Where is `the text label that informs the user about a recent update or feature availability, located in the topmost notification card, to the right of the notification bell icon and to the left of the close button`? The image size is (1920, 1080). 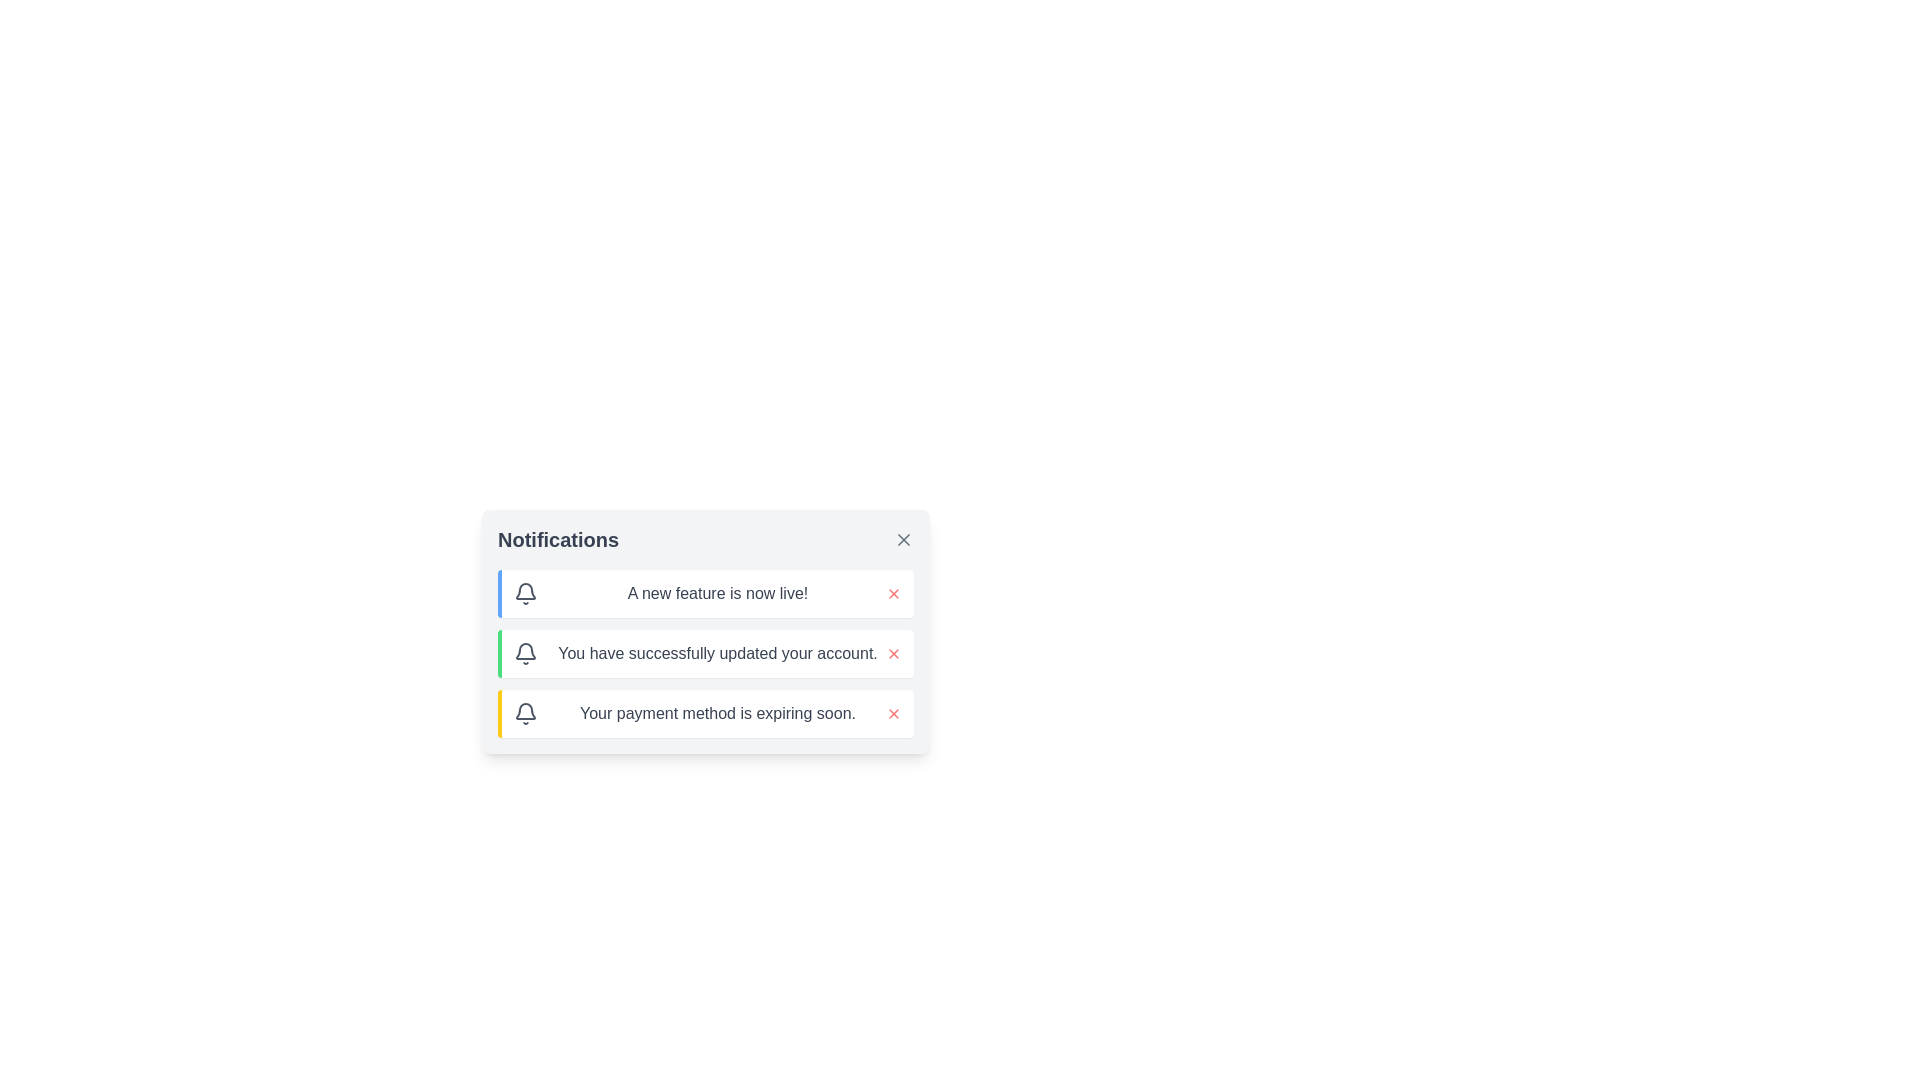 the text label that informs the user about a recent update or feature availability, located in the topmost notification card, to the right of the notification bell icon and to the left of the close button is located at coordinates (718, 593).